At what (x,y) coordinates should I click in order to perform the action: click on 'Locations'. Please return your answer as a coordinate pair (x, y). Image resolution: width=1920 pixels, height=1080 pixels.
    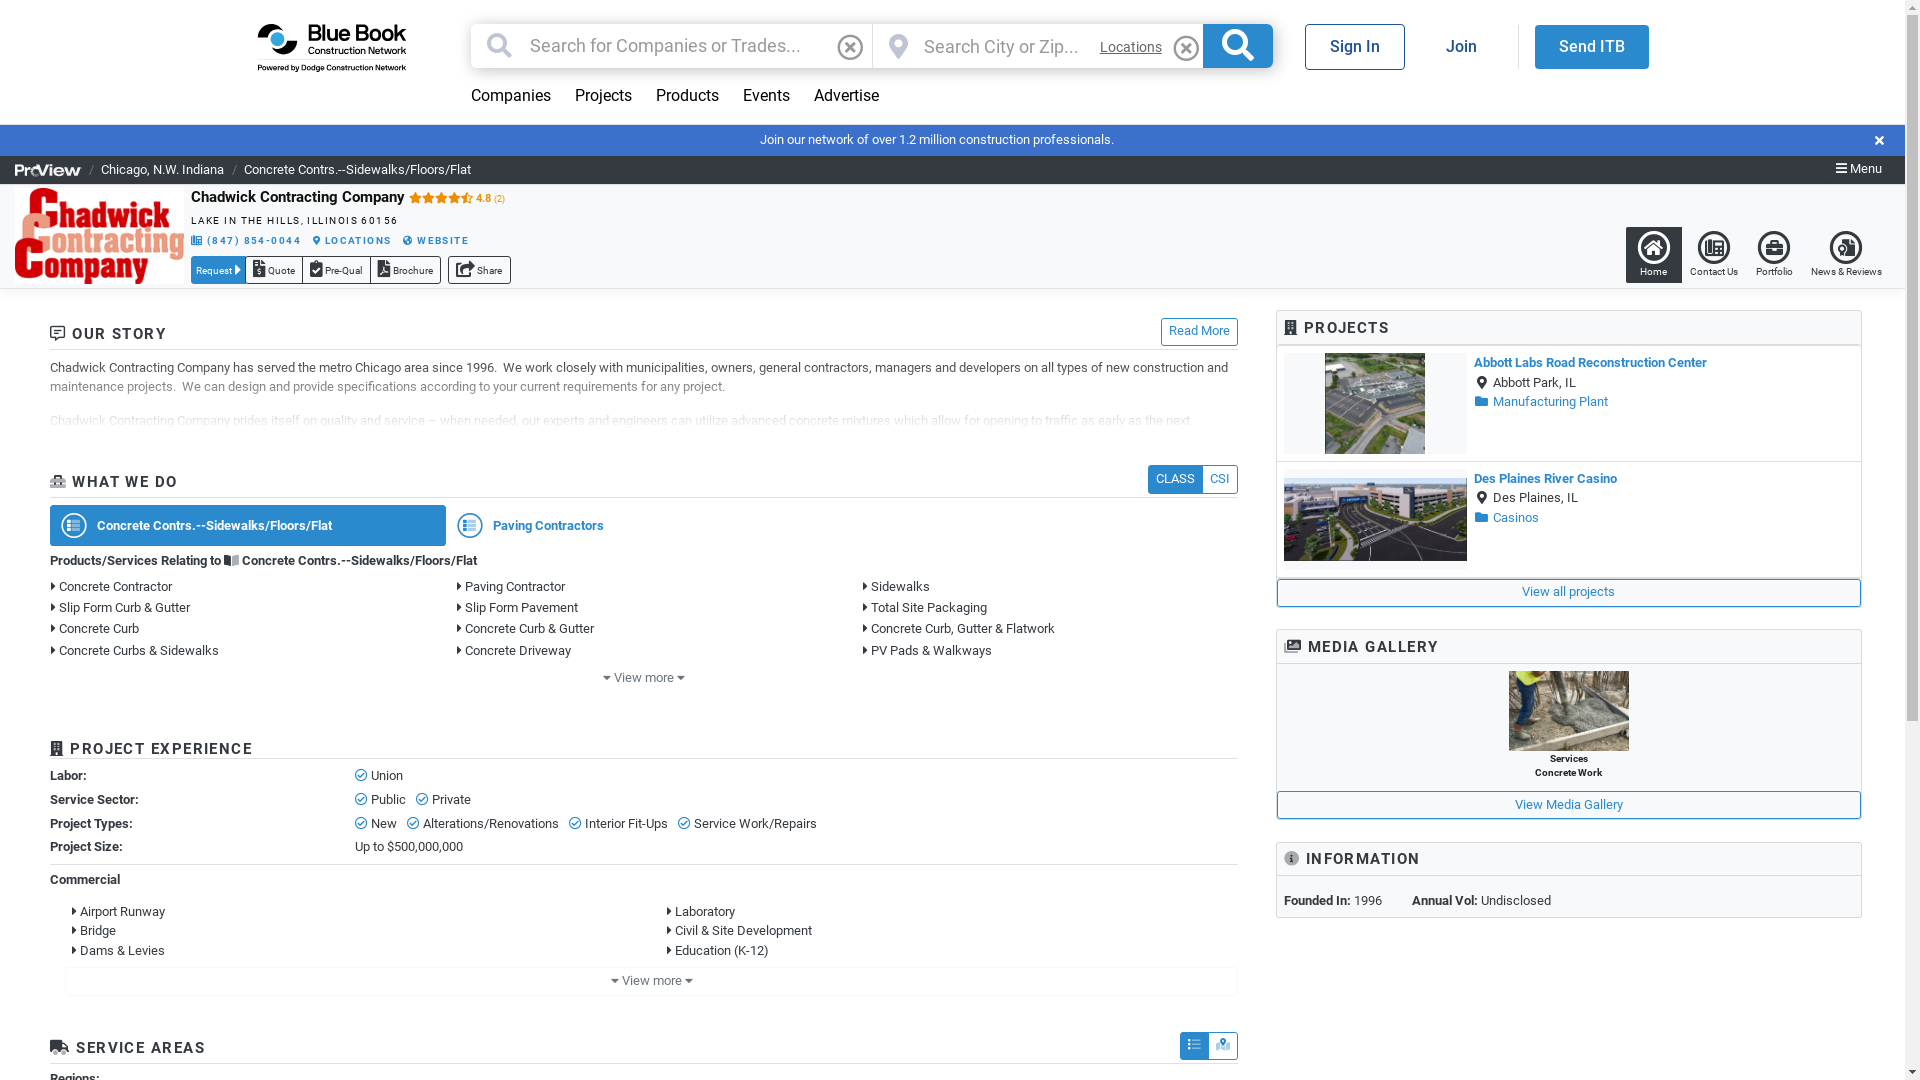
    Looking at the image, I should click on (1131, 46).